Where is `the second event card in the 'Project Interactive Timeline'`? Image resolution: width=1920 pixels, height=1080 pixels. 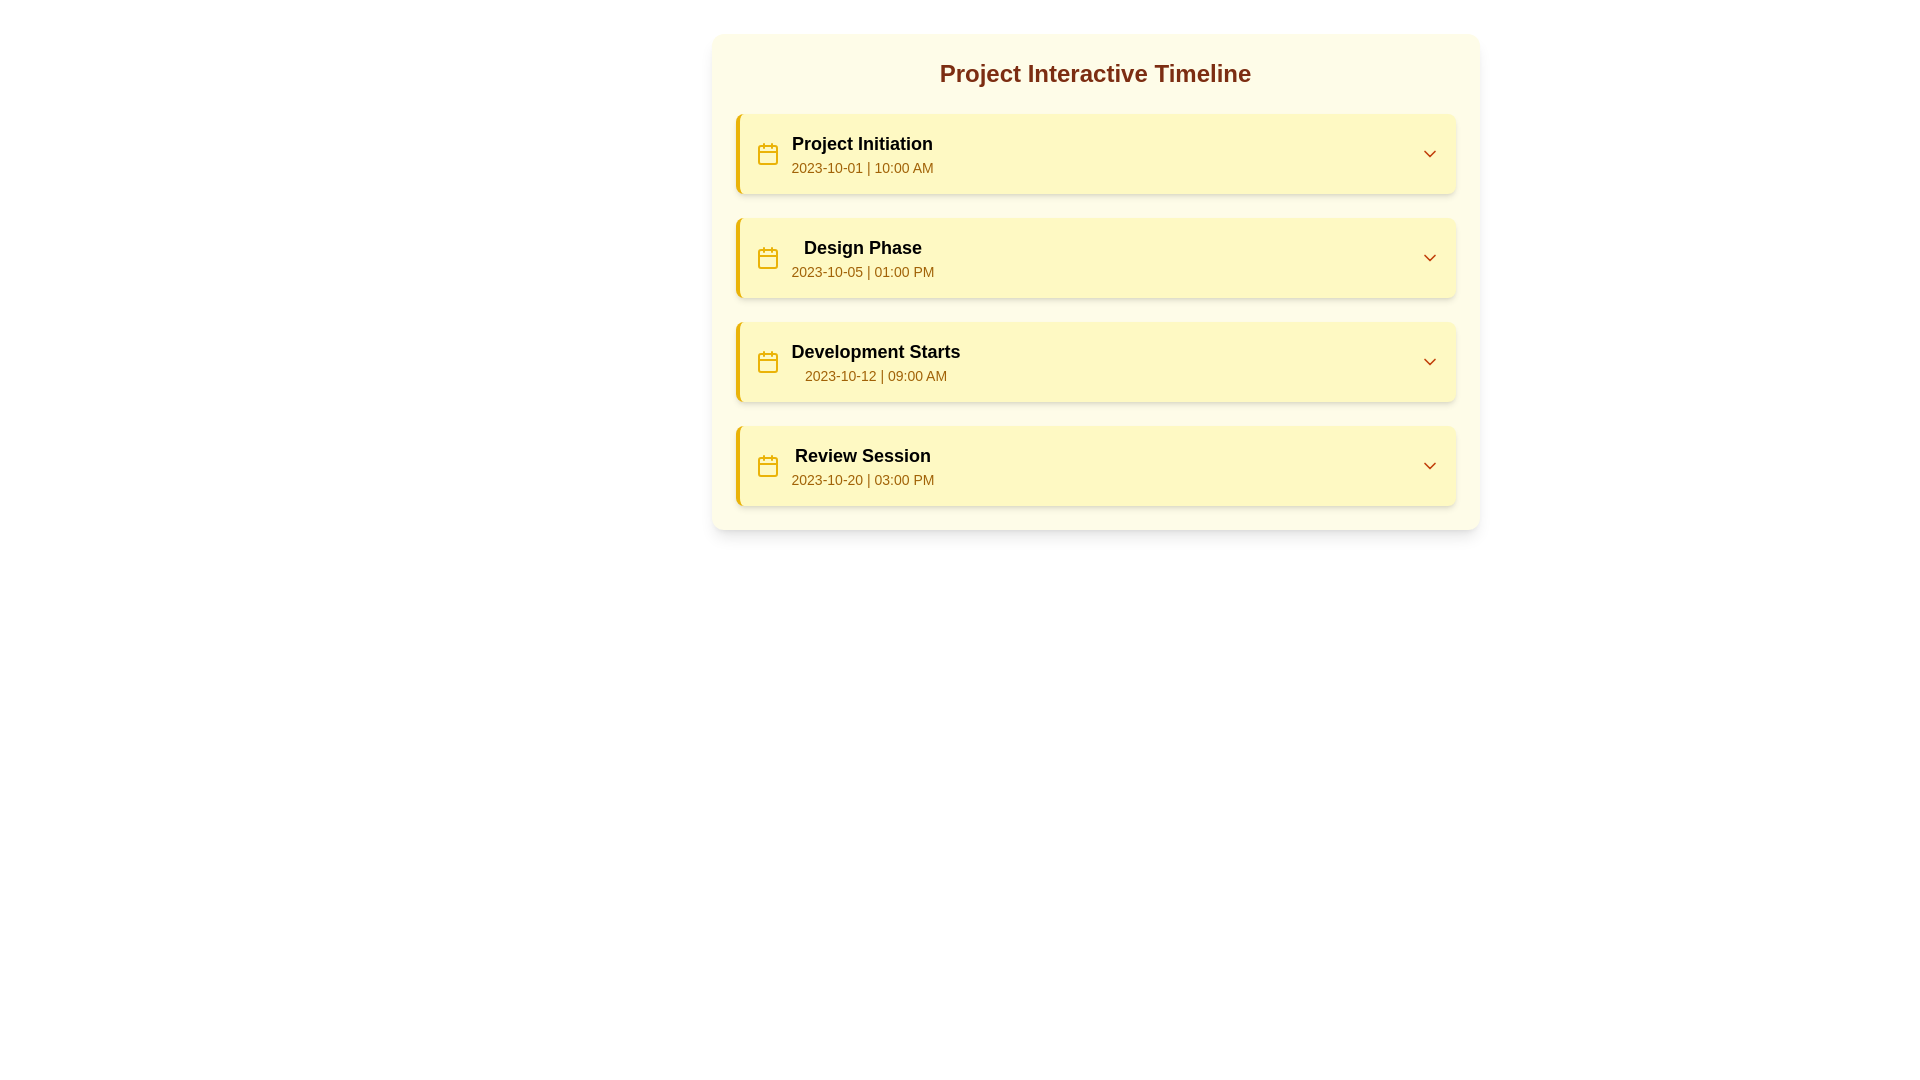 the second event card in the 'Project Interactive Timeline' is located at coordinates (1094, 309).